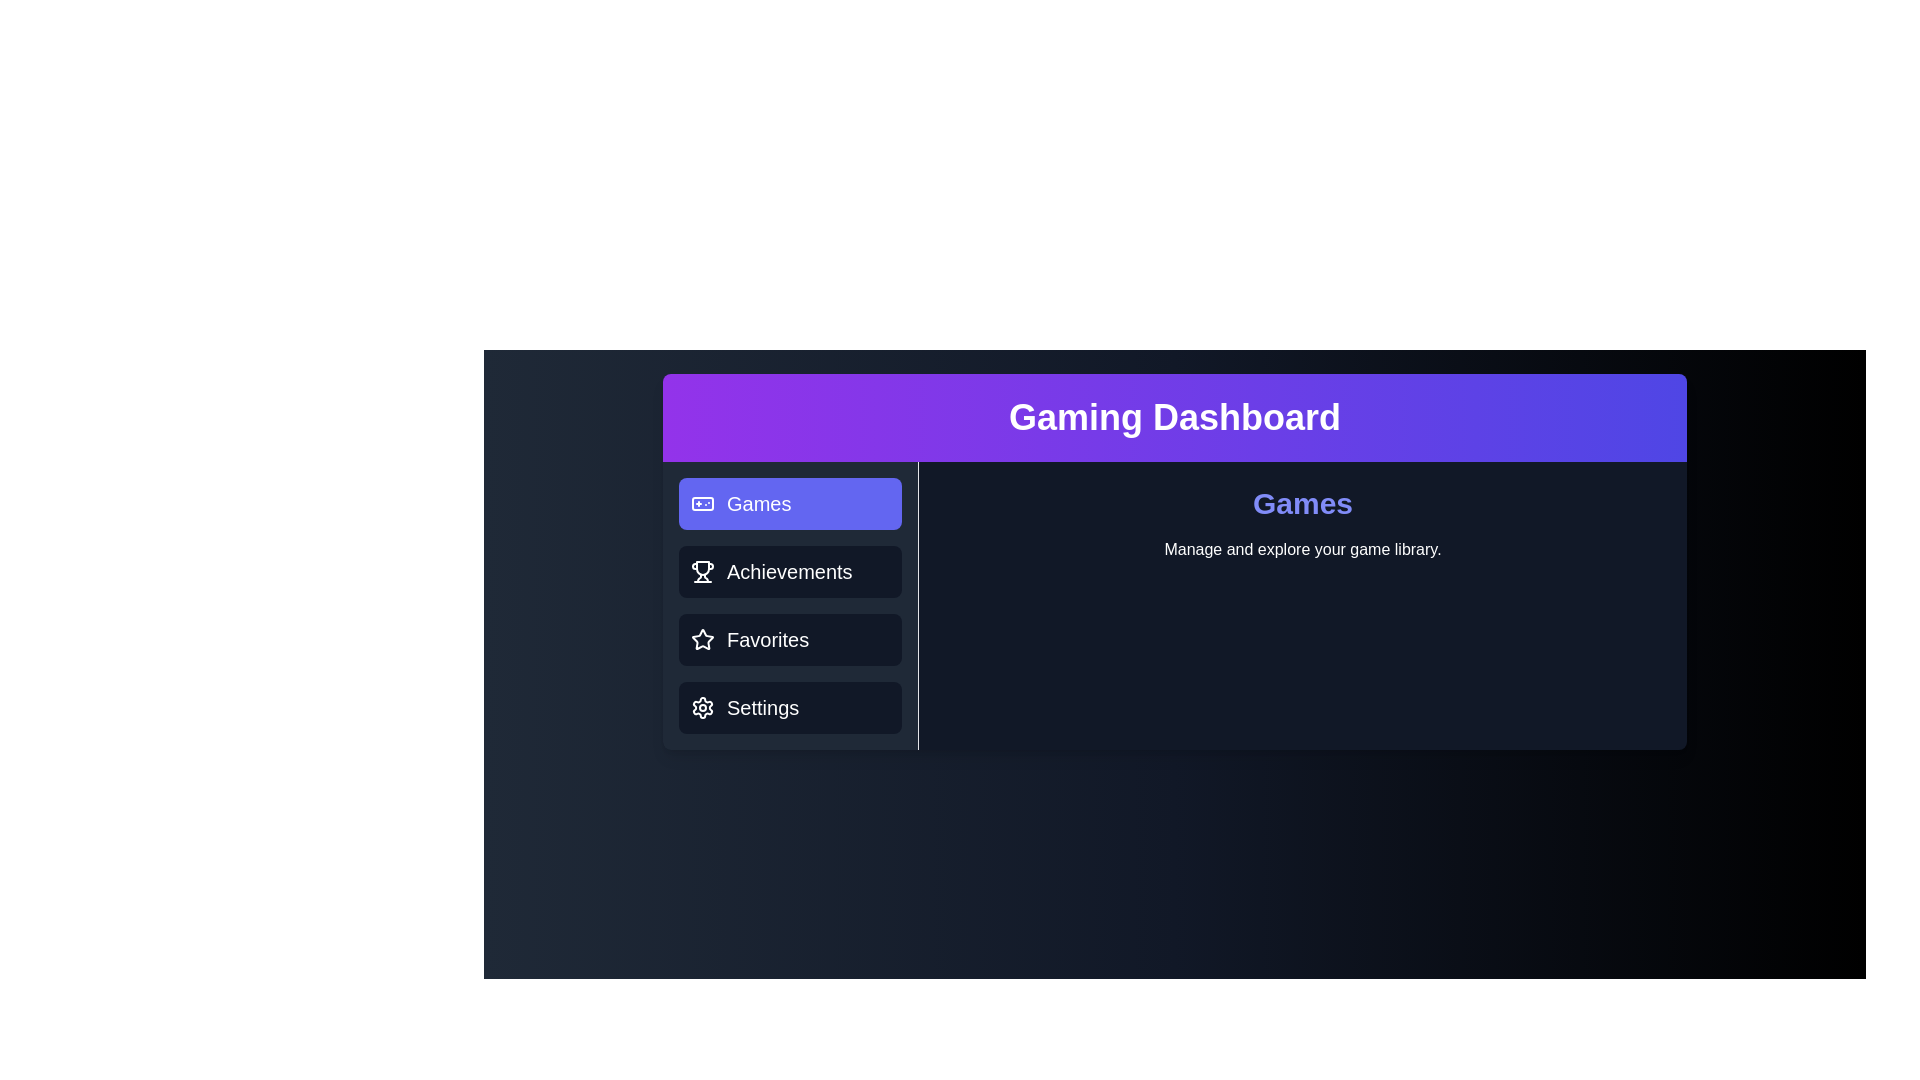 The image size is (1920, 1080). What do you see at coordinates (789, 503) in the screenshot?
I see `the tab labeled Games to observe its hover effect` at bounding box center [789, 503].